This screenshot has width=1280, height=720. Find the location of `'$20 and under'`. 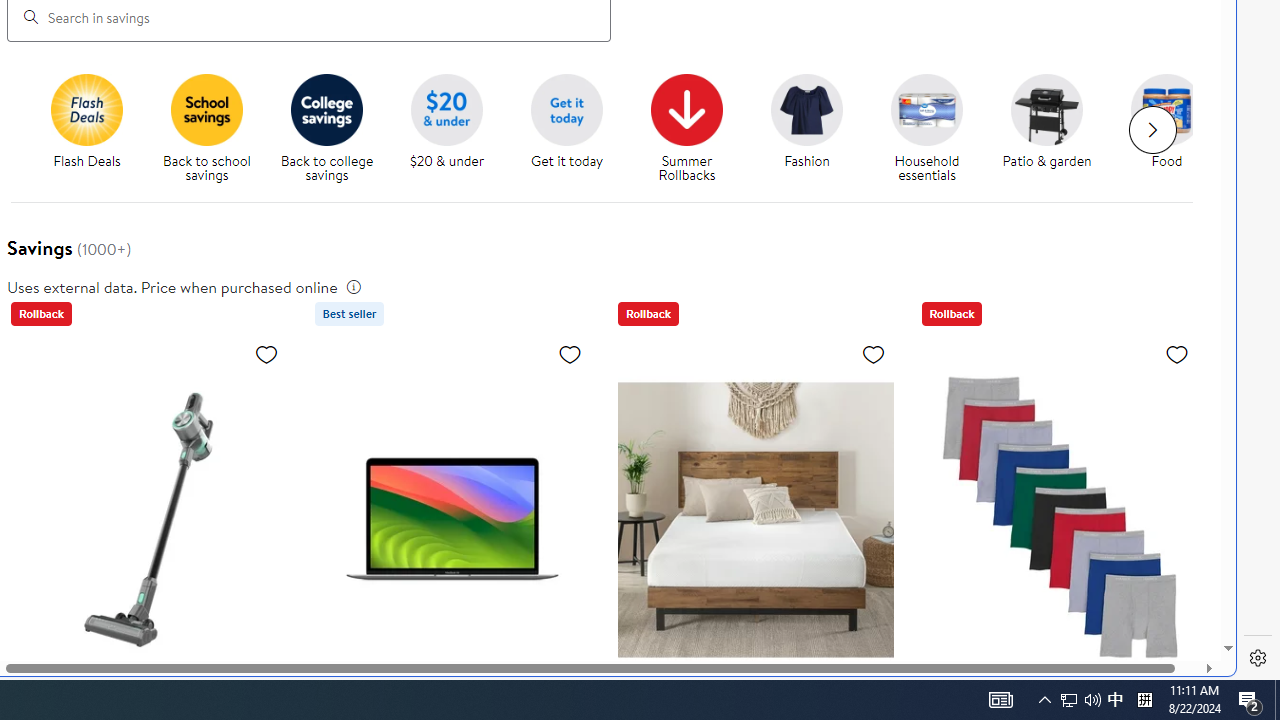

'$20 and under' is located at coordinates (445, 109).